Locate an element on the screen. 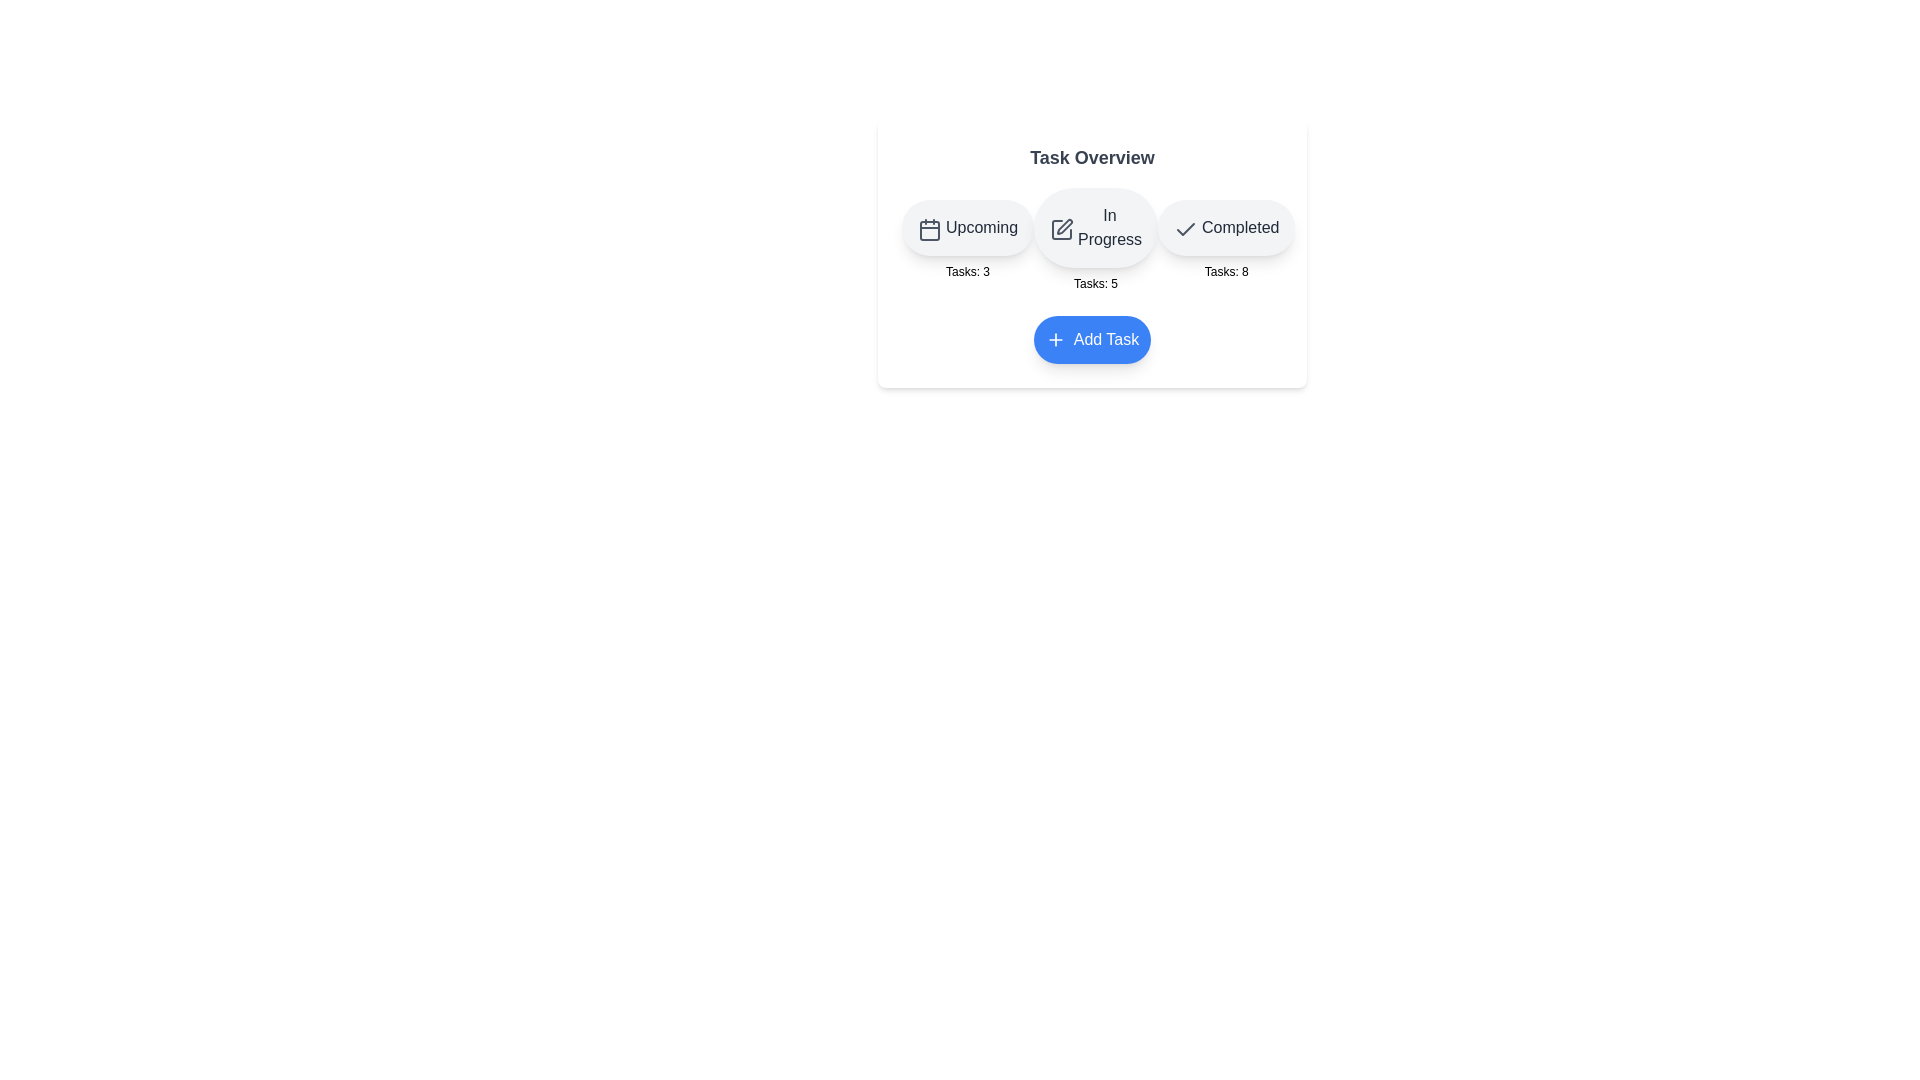 Image resolution: width=1920 pixels, height=1080 pixels. the button for the category Upcoming is located at coordinates (968, 226).